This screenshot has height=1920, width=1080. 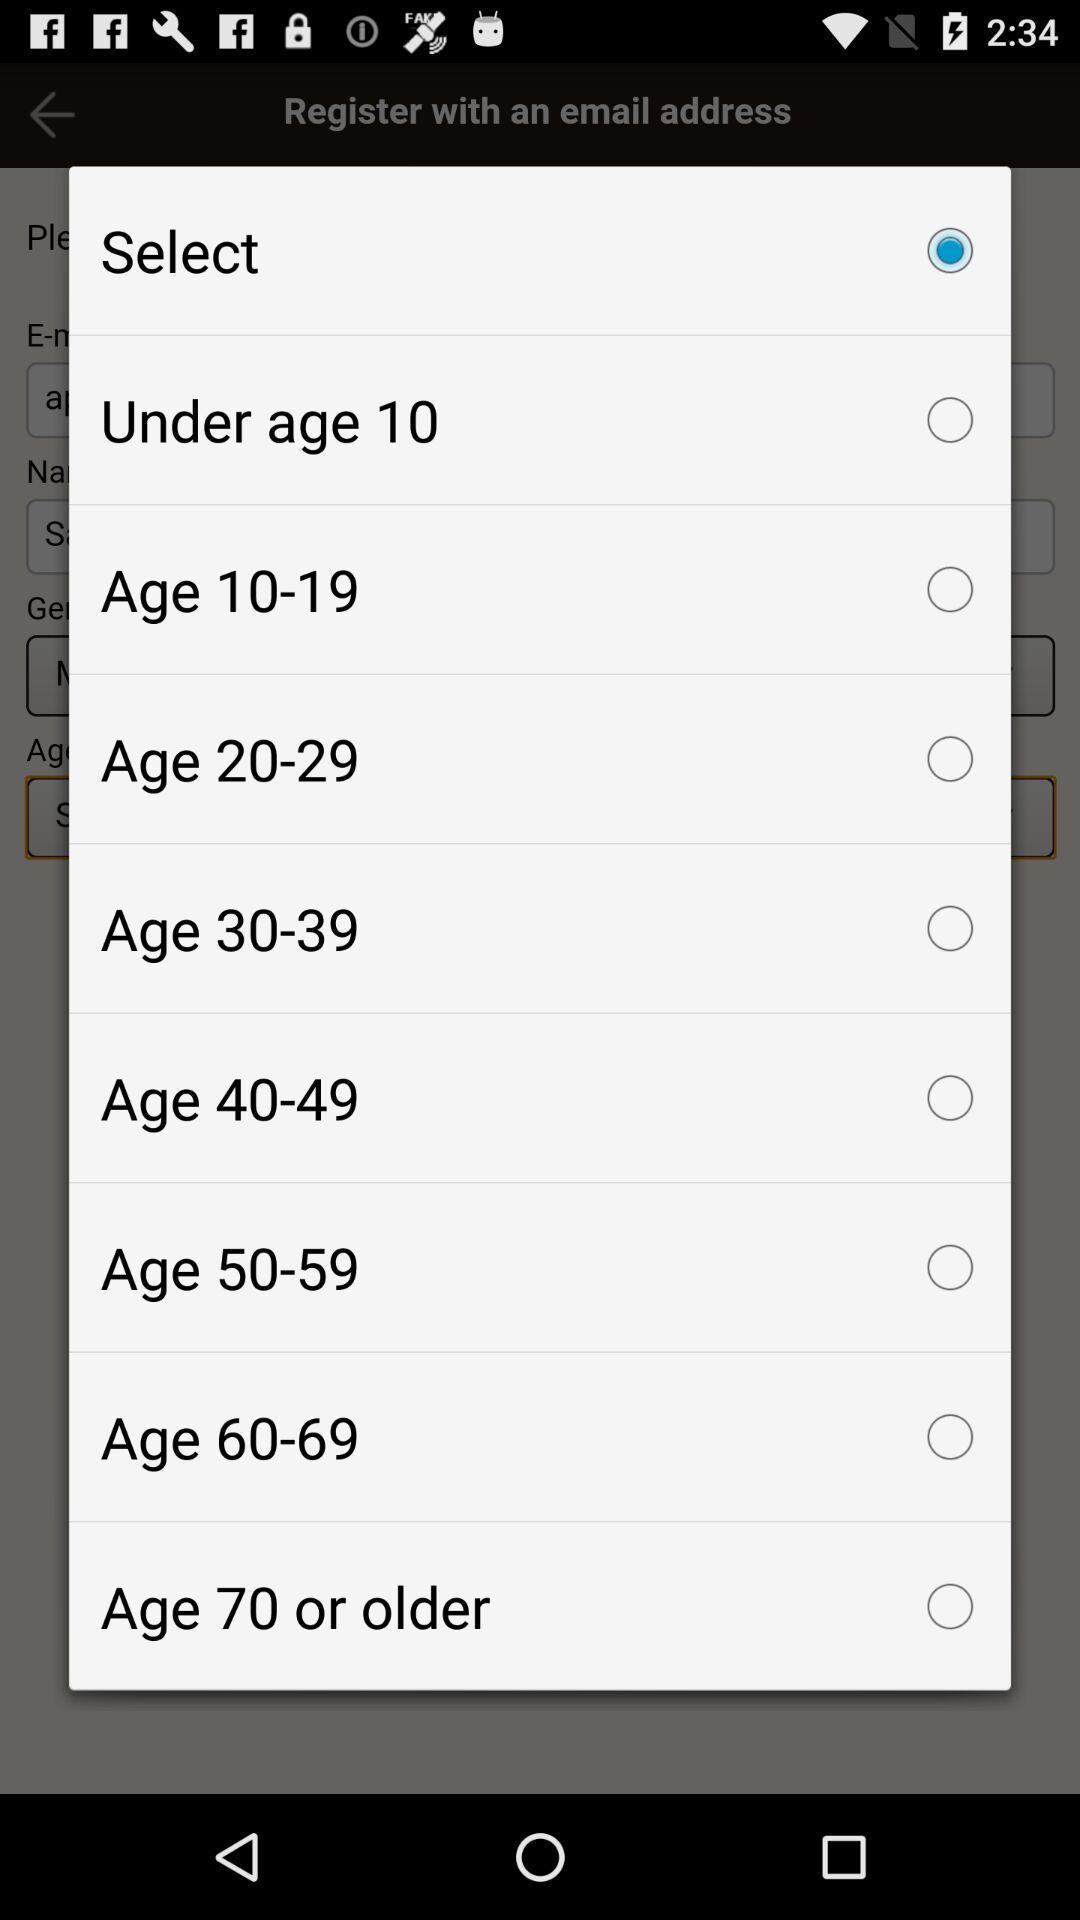 I want to click on the item above age 50-59, so click(x=540, y=1097).